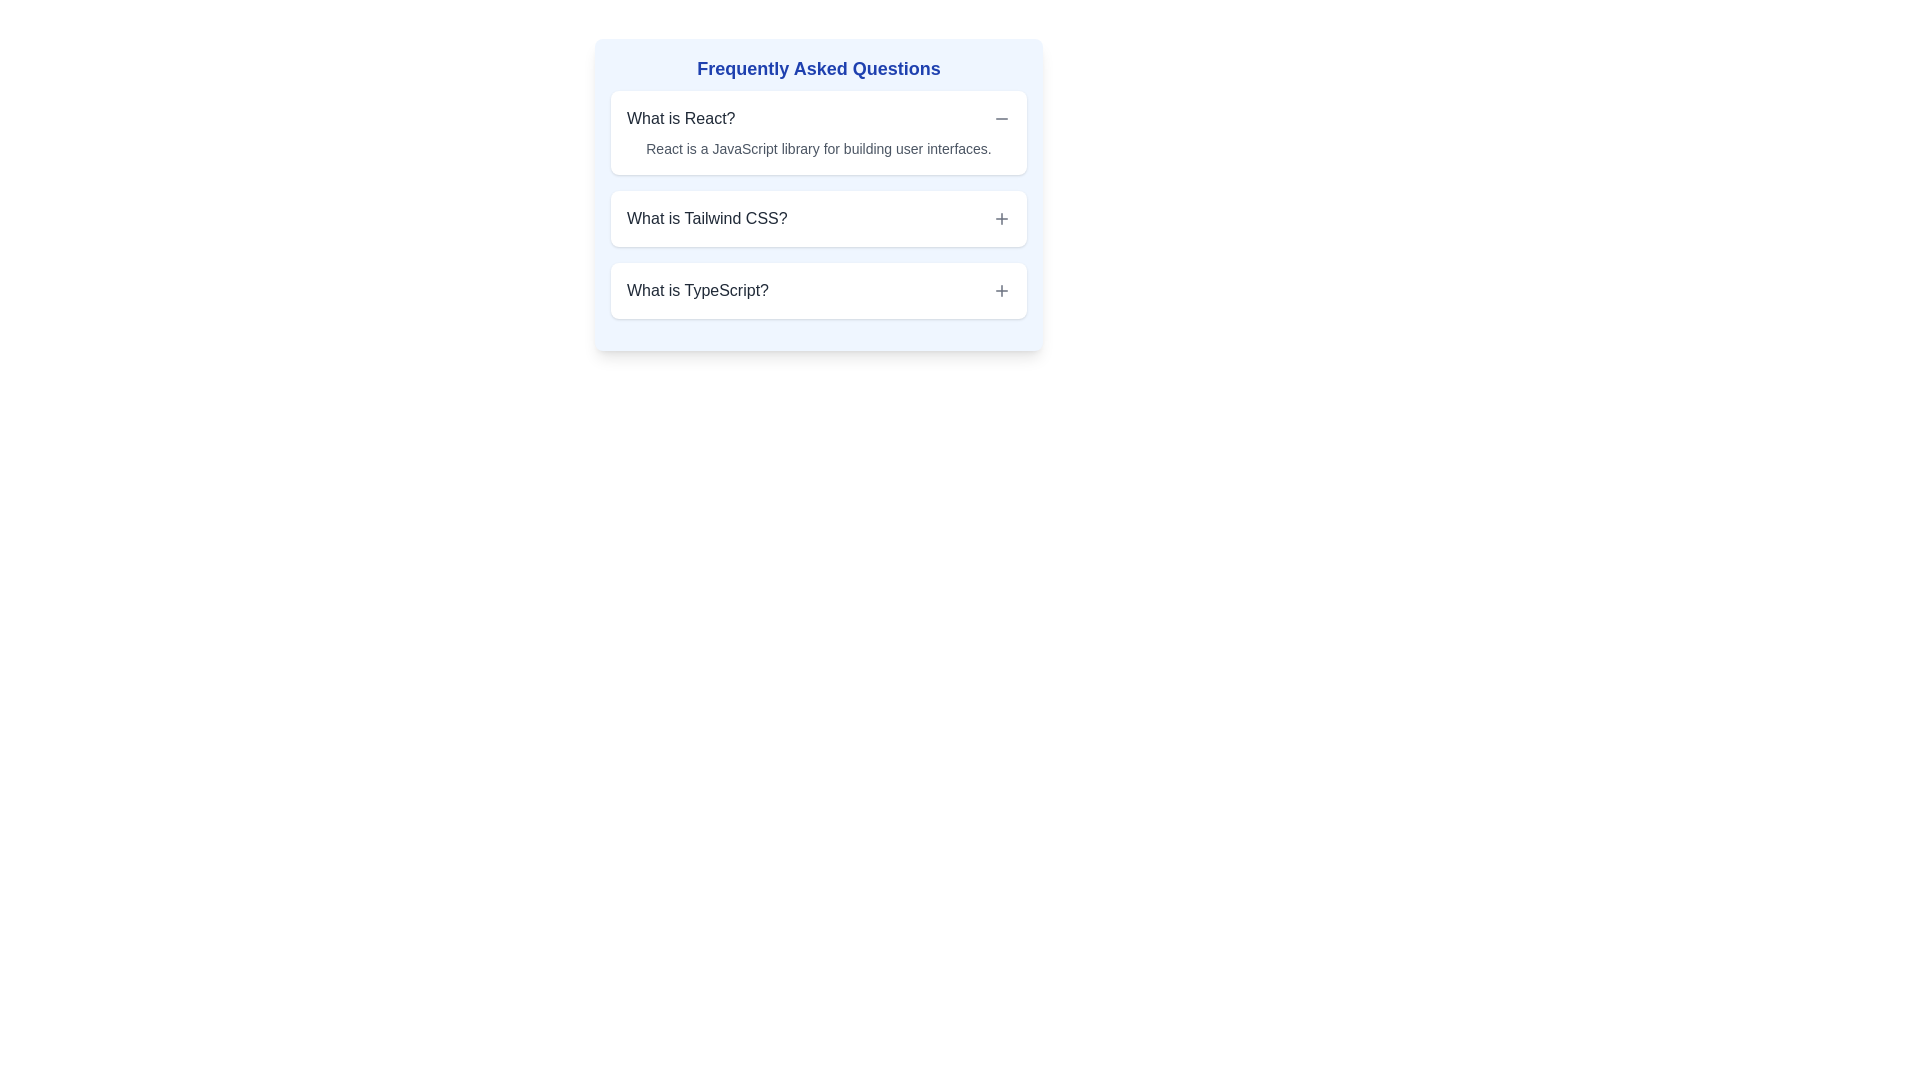 The image size is (1920, 1080). I want to click on the text header element "What is React?" styled in medium bold dark gray, located in the FAQ section, so click(681, 119).